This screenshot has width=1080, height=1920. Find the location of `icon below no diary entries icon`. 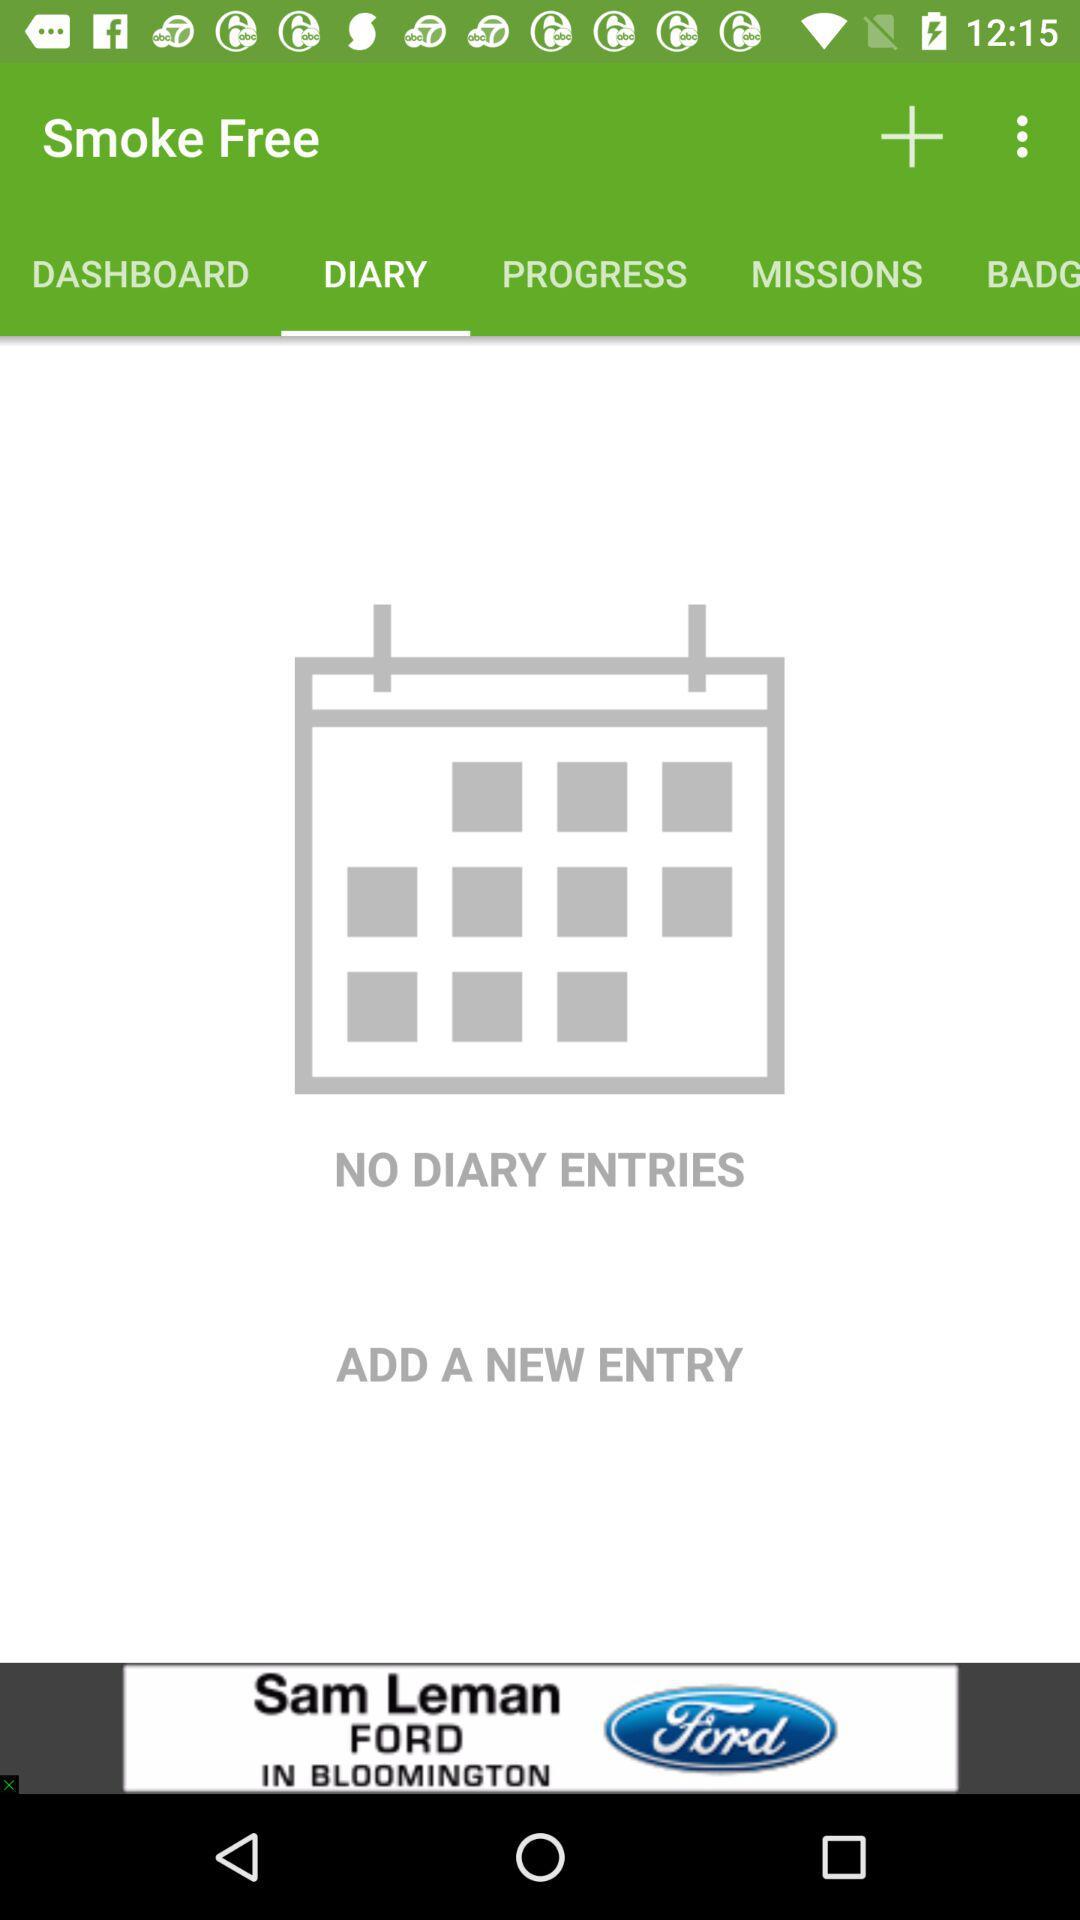

icon below no diary entries icon is located at coordinates (538, 1297).